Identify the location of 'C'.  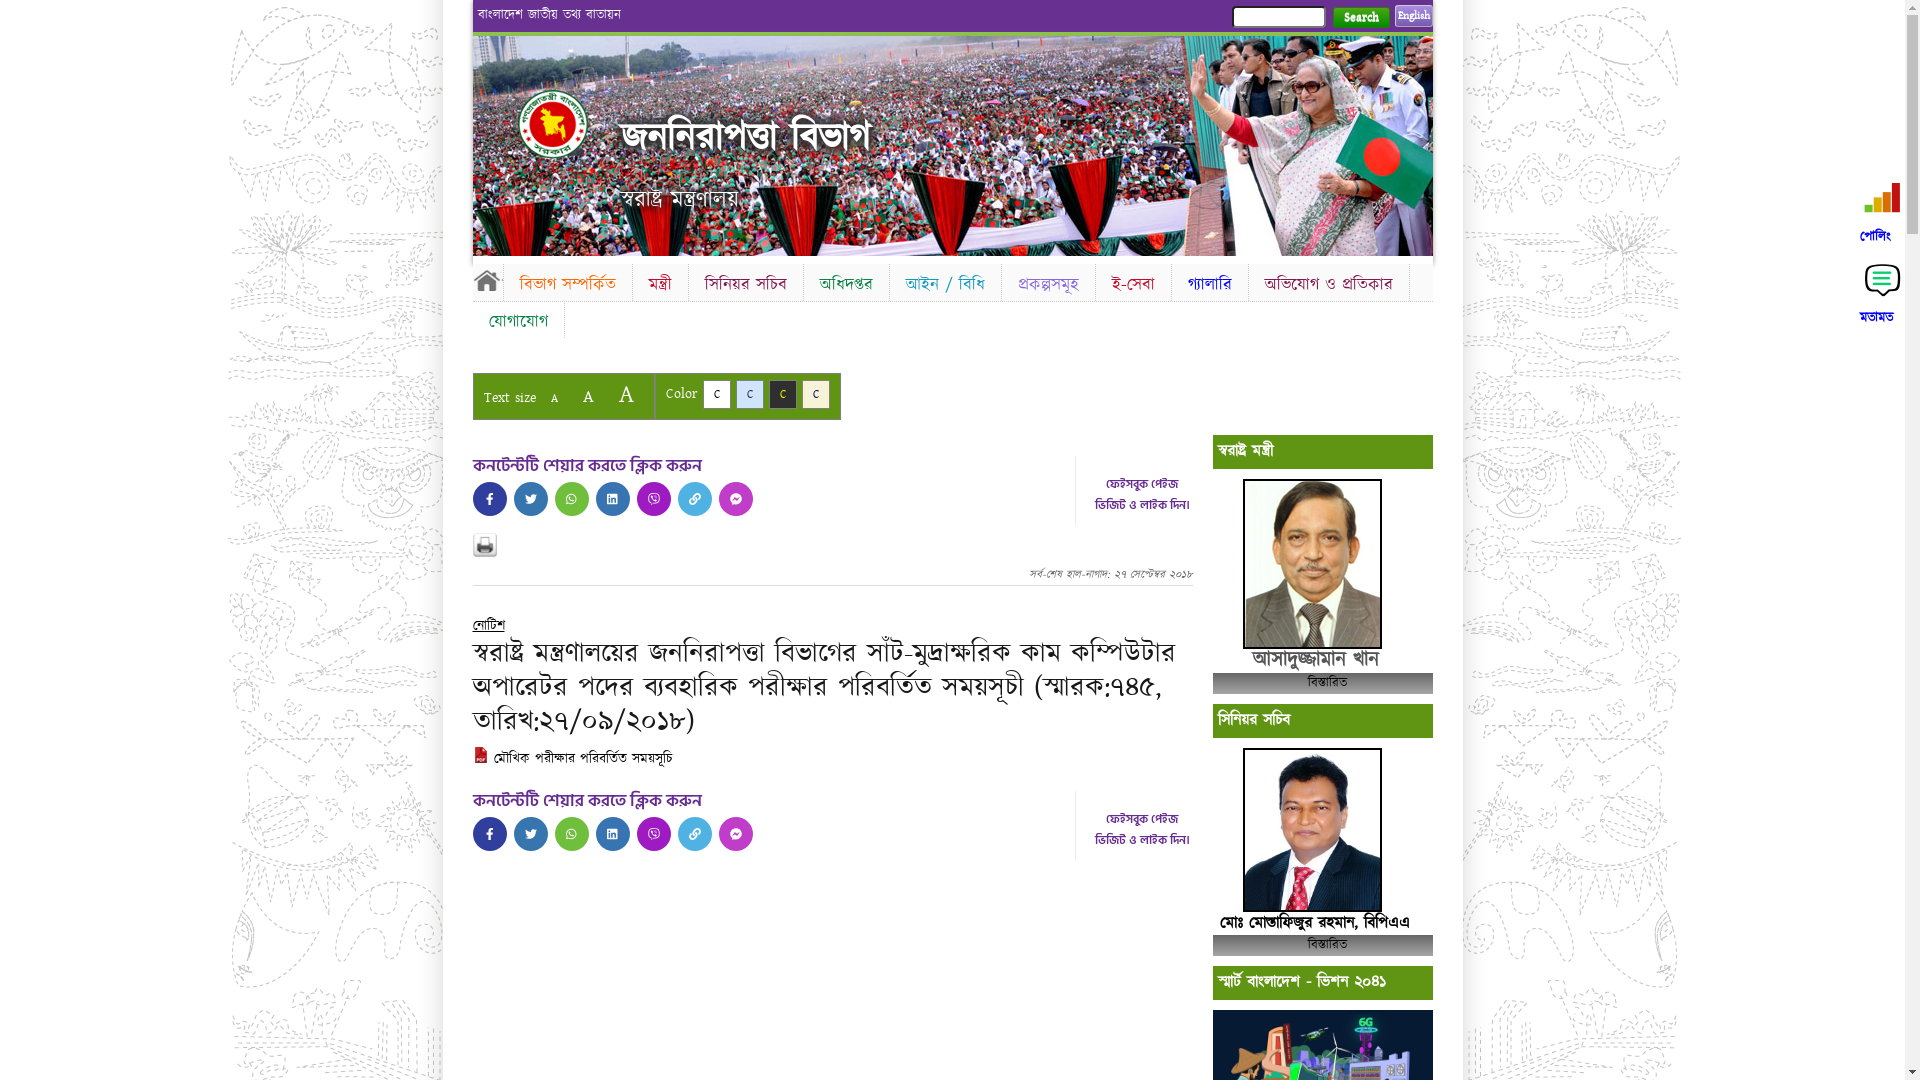
(748, 394).